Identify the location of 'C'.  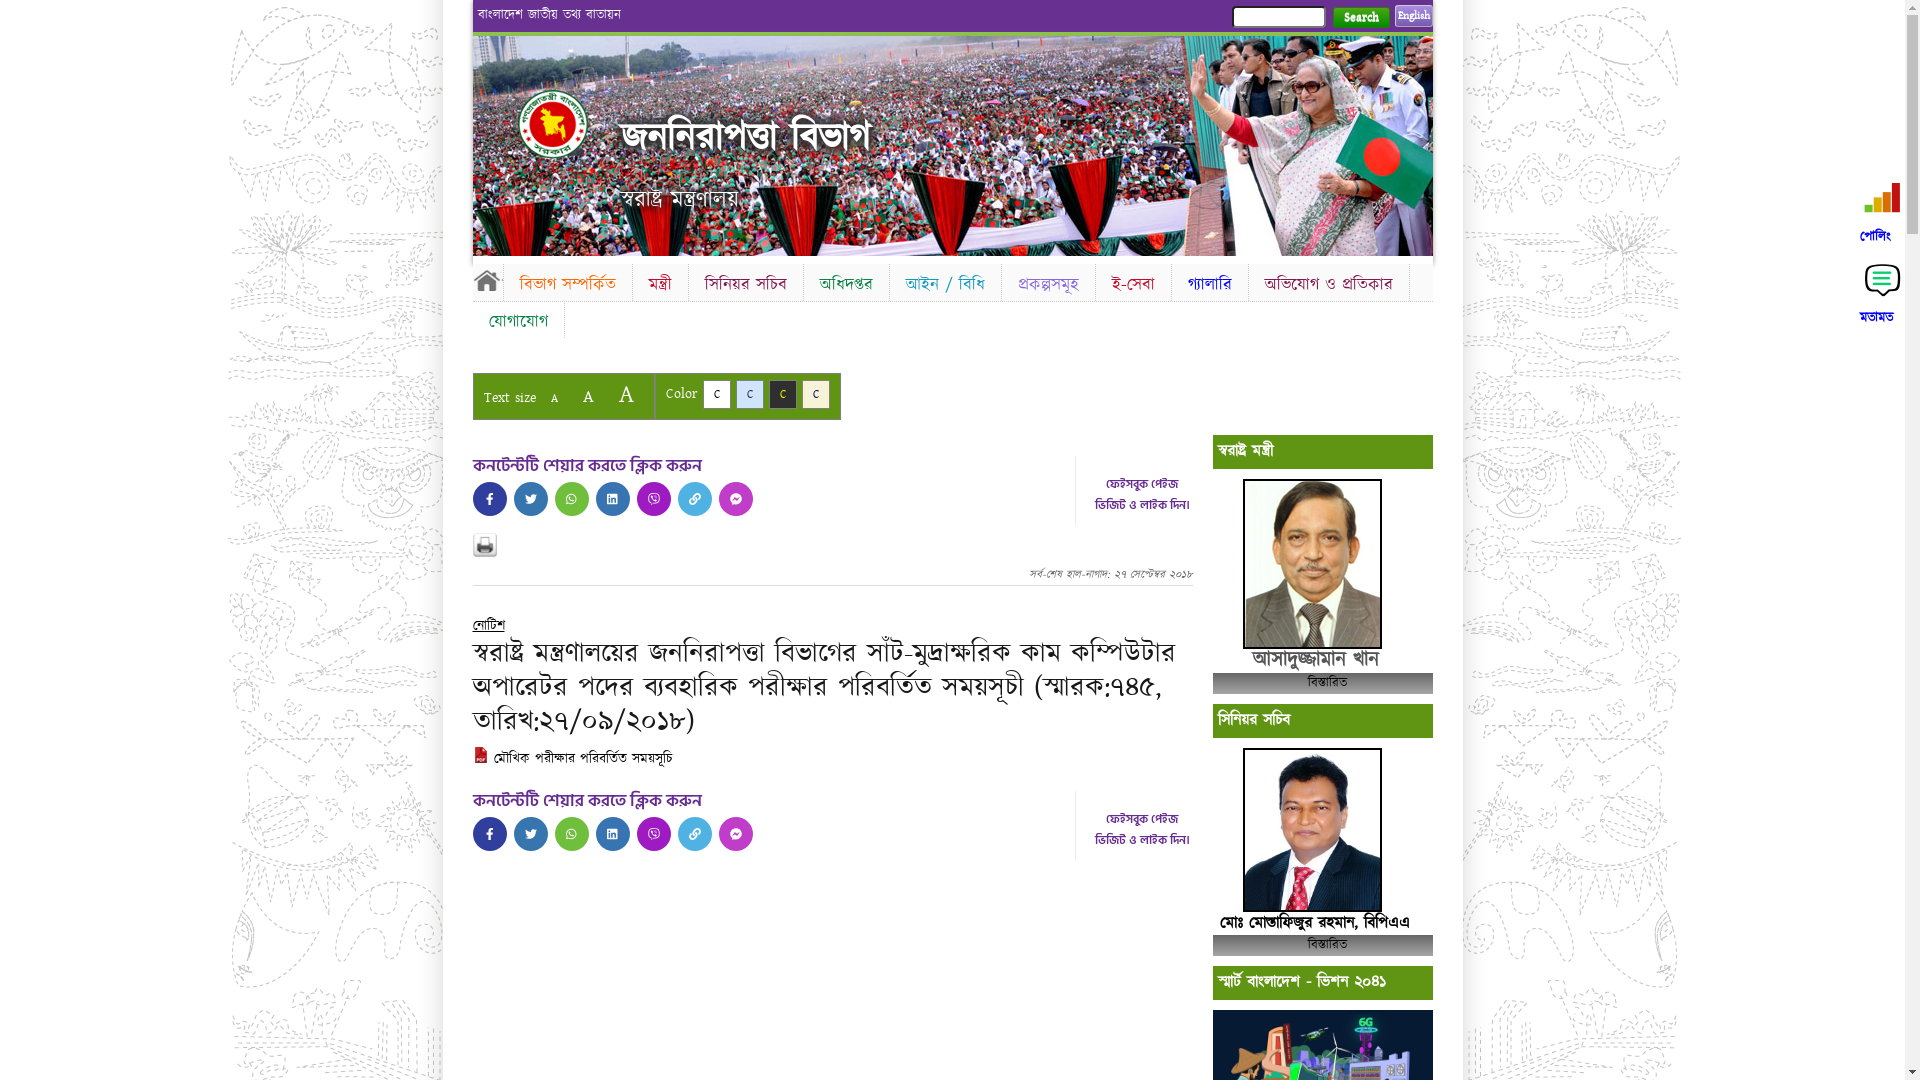
(748, 394).